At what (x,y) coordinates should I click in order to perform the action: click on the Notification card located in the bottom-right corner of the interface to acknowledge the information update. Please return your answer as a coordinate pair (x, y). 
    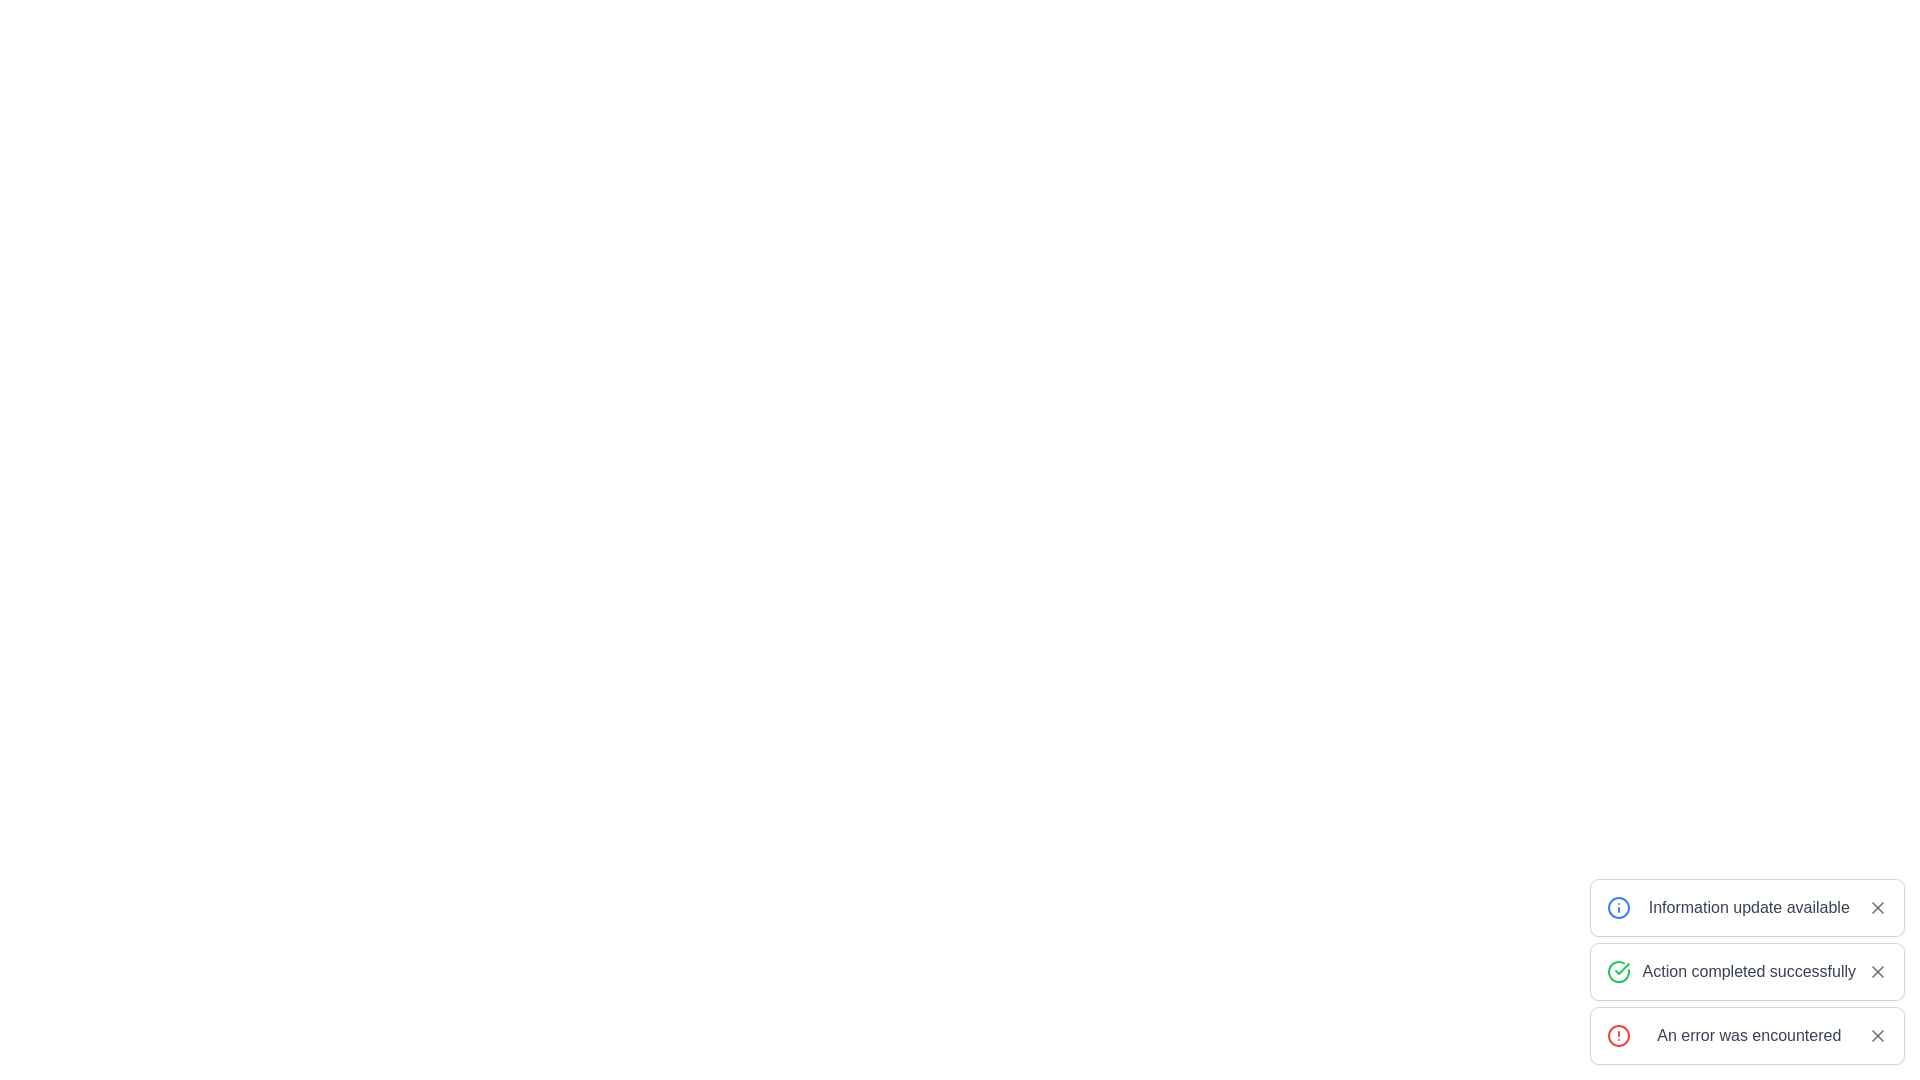
    Looking at the image, I should click on (1746, 907).